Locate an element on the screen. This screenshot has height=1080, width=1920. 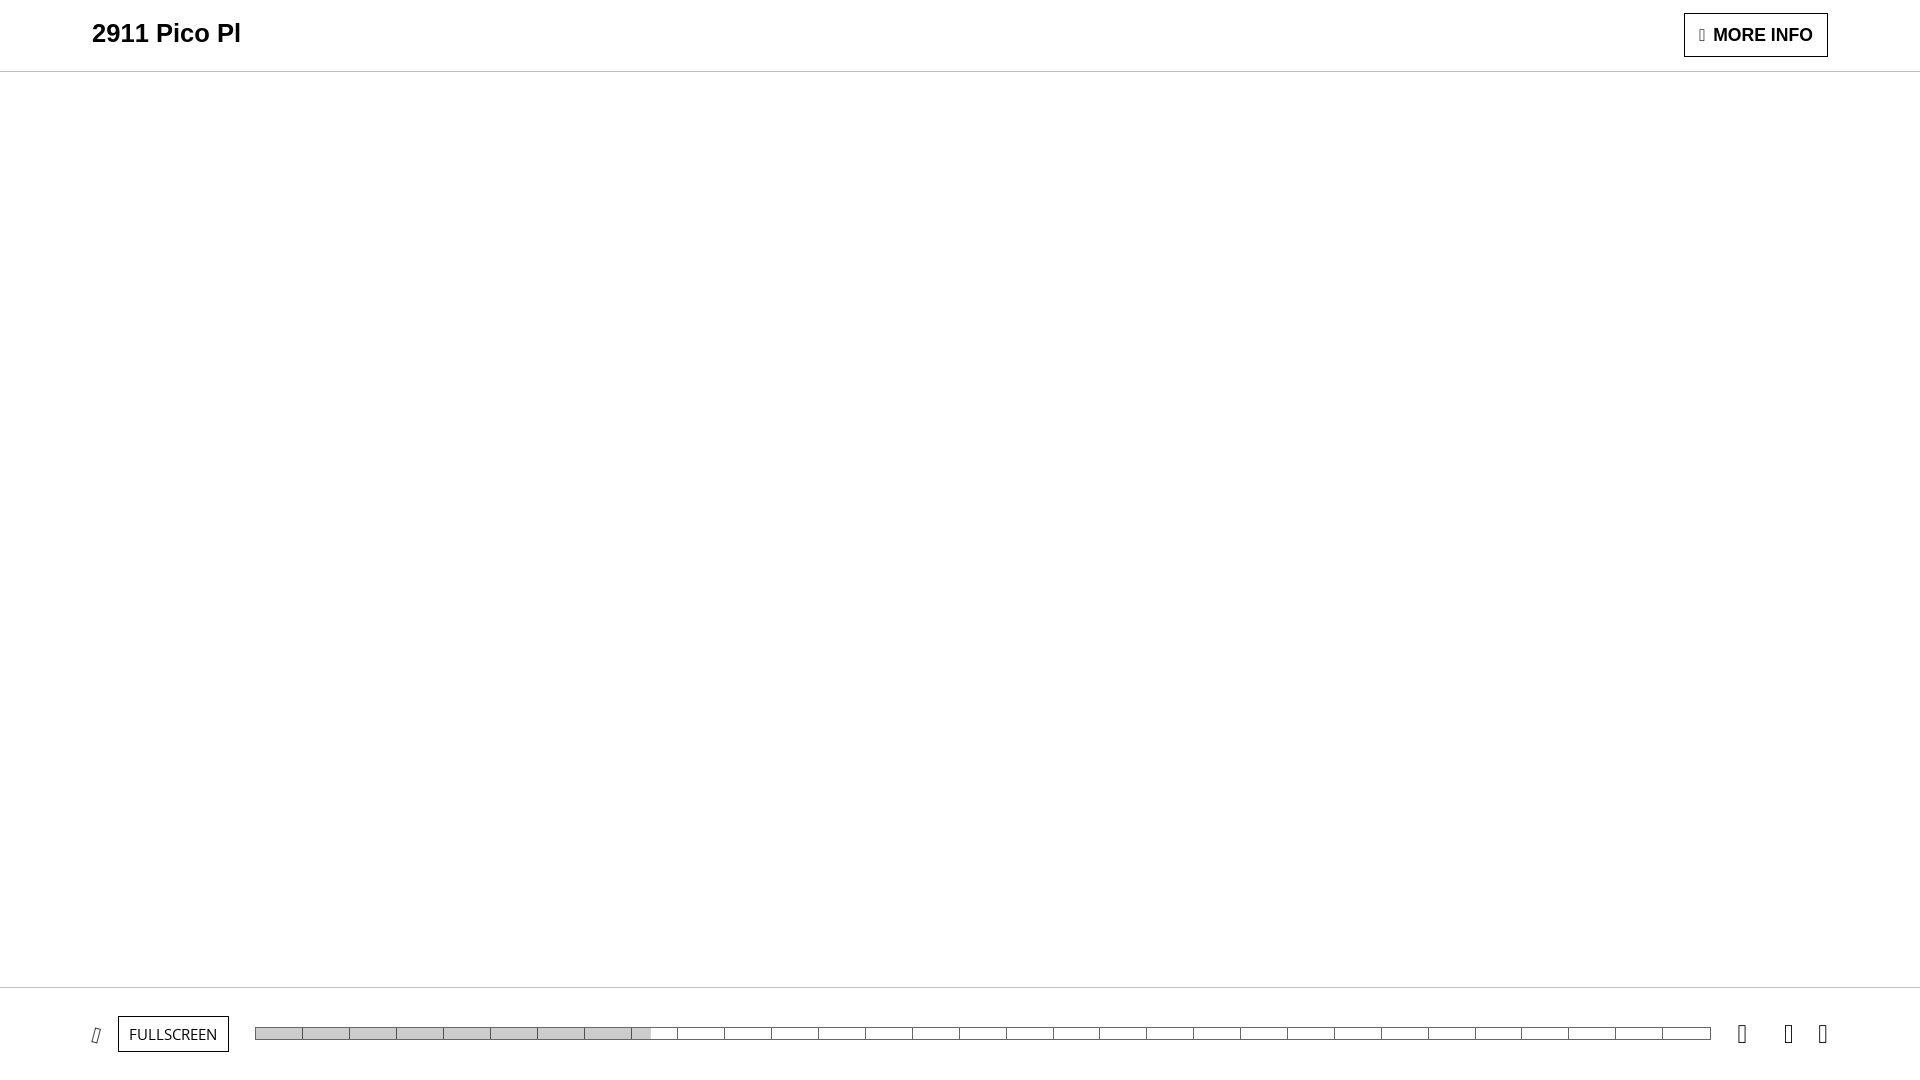
'MORE INFO' is located at coordinates (1755, 34).